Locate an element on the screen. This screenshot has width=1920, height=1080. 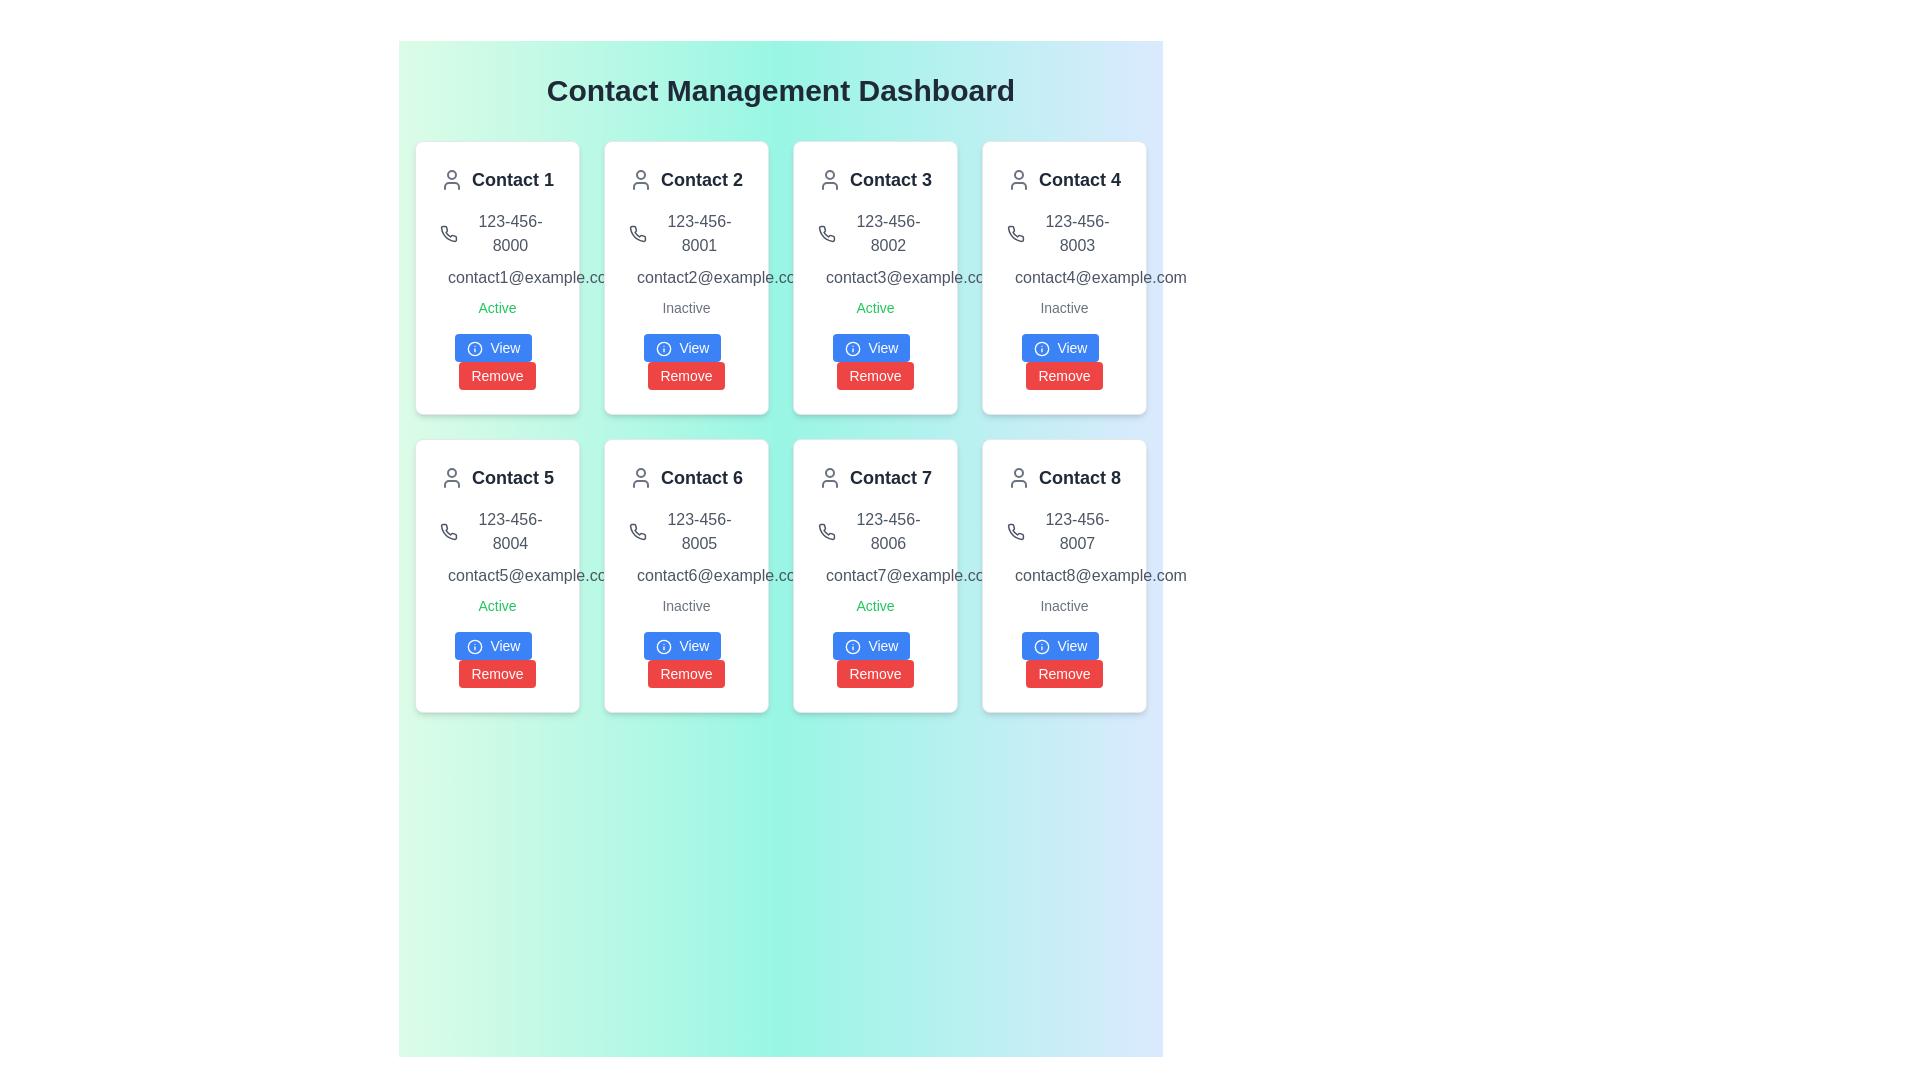
the red button in the Compound button group within the 'Contact 5' card is located at coordinates (497, 659).